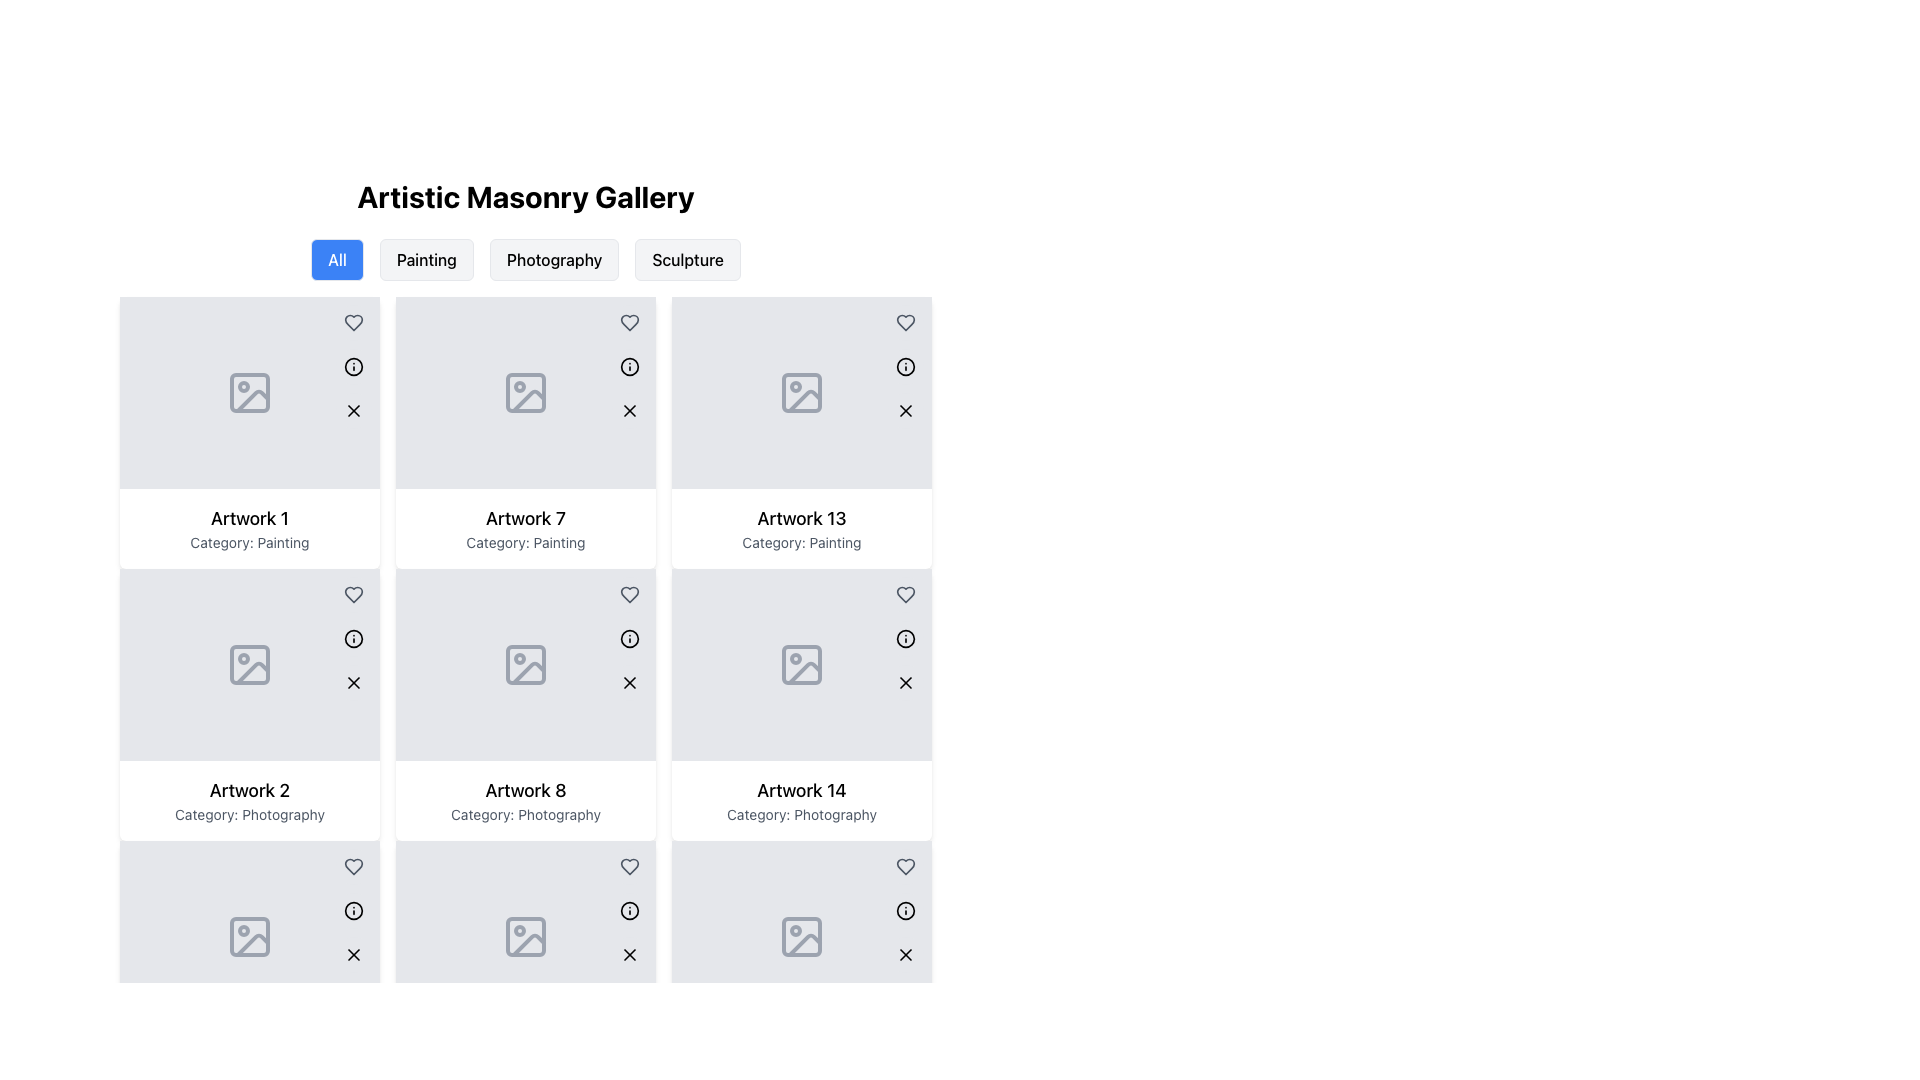  Describe the element at coordinates (905, 910) in the screenshot. I see `the middle button in the vertical group of buttons located at the top-right section of the third column in the gallery grid below 'Artwork 14' to trigger a tooltip` at that location.